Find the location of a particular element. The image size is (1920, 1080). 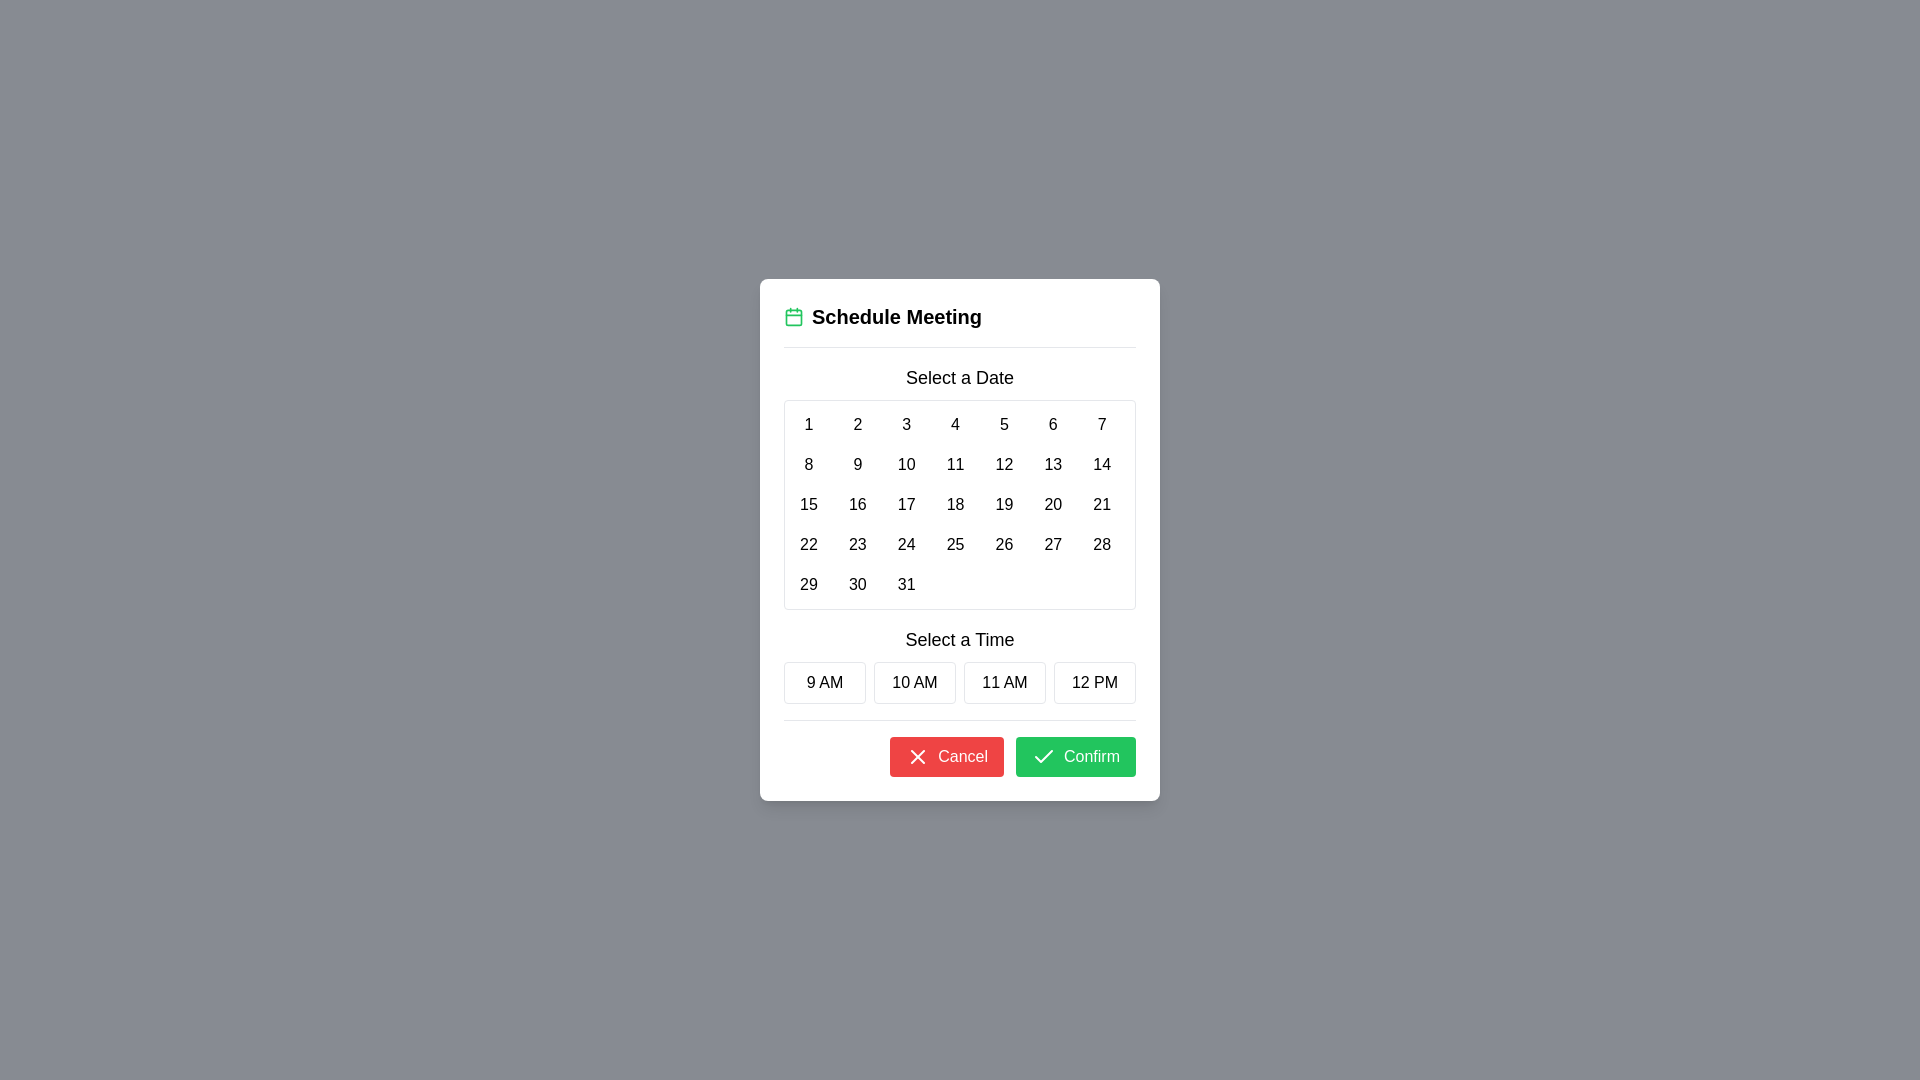

the selectable day button representing the date '22' in the calendar view located in the fourth row and first column of the grid inside the 'Schedule Meeting' card is located at coordinates (809, 544).